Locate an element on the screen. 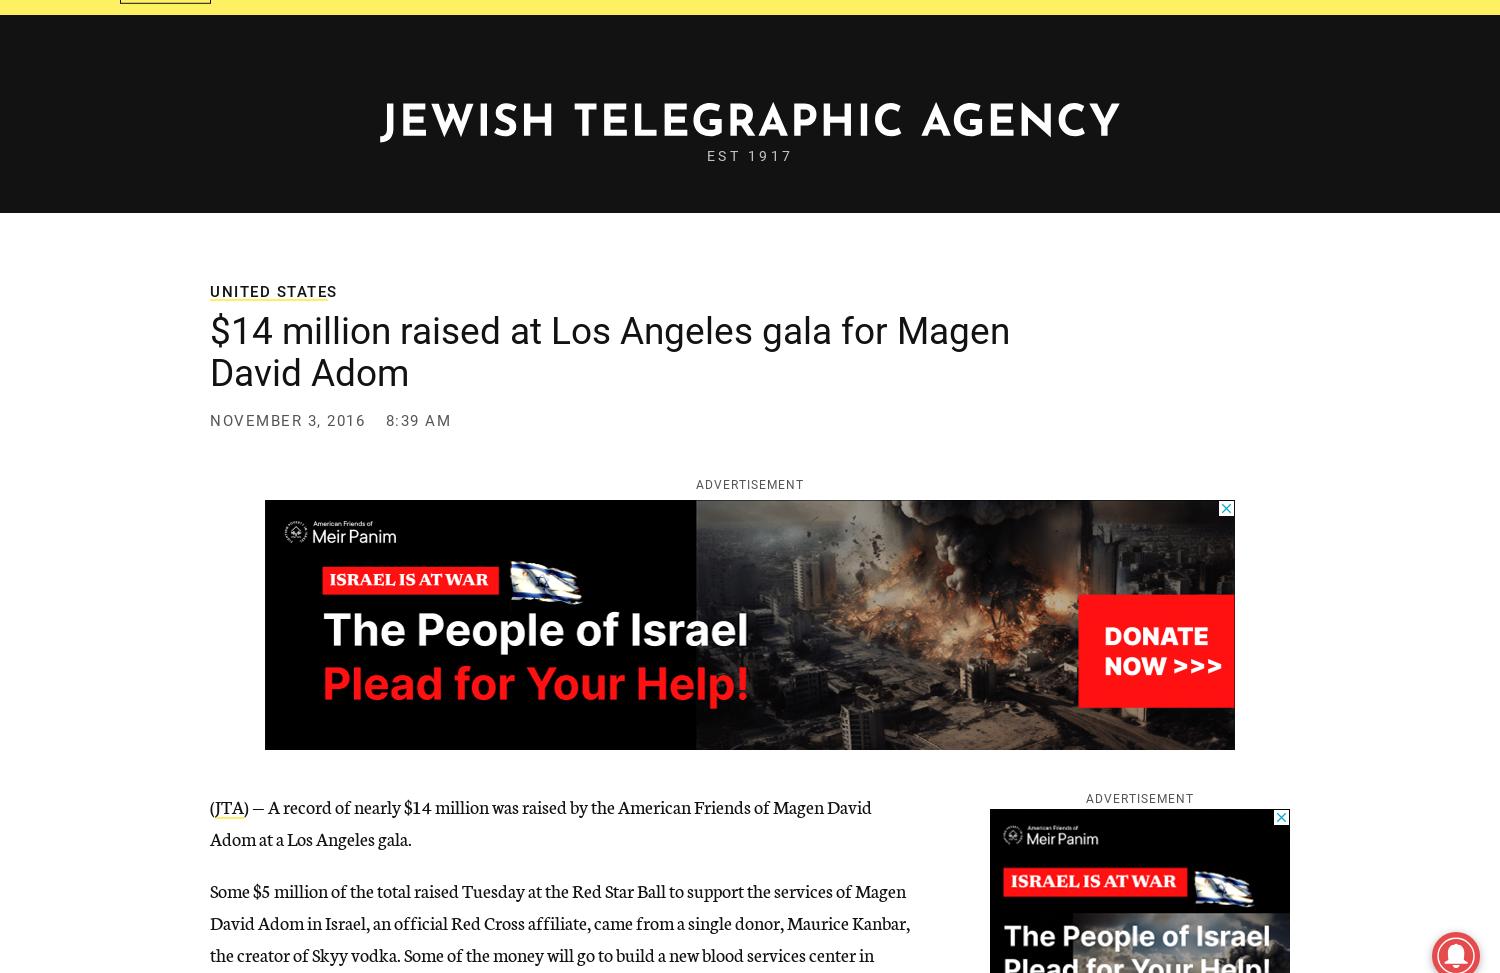 Image resolution: width=1500 pixels, height=973 pixels. ') — A record of nearly $14 million was raised by the American Friends of Magen David Adom at a Los Angeles gala.' is located at coordinates (209, 820).